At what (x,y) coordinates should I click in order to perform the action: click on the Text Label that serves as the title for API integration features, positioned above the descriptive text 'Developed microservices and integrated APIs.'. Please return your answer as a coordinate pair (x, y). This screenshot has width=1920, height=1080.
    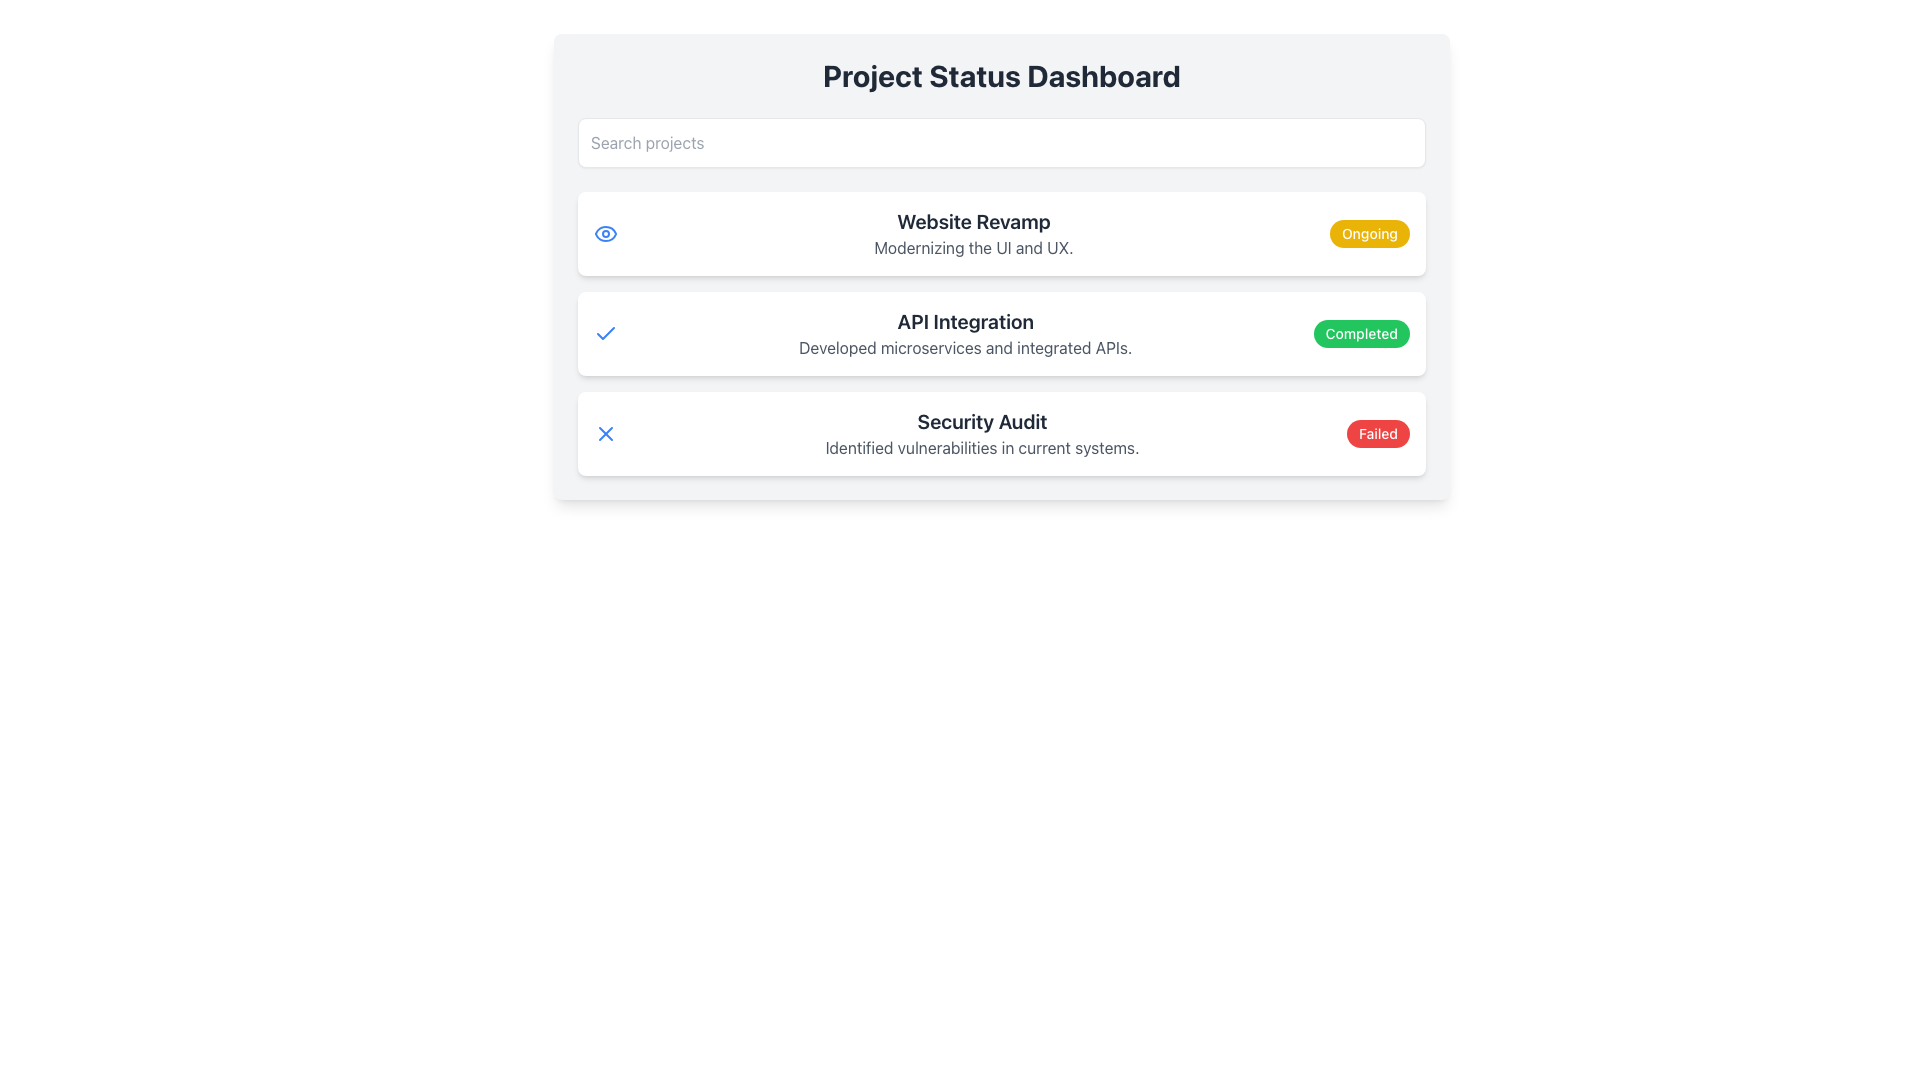
    Looking at the image, I should click on (965, 320).